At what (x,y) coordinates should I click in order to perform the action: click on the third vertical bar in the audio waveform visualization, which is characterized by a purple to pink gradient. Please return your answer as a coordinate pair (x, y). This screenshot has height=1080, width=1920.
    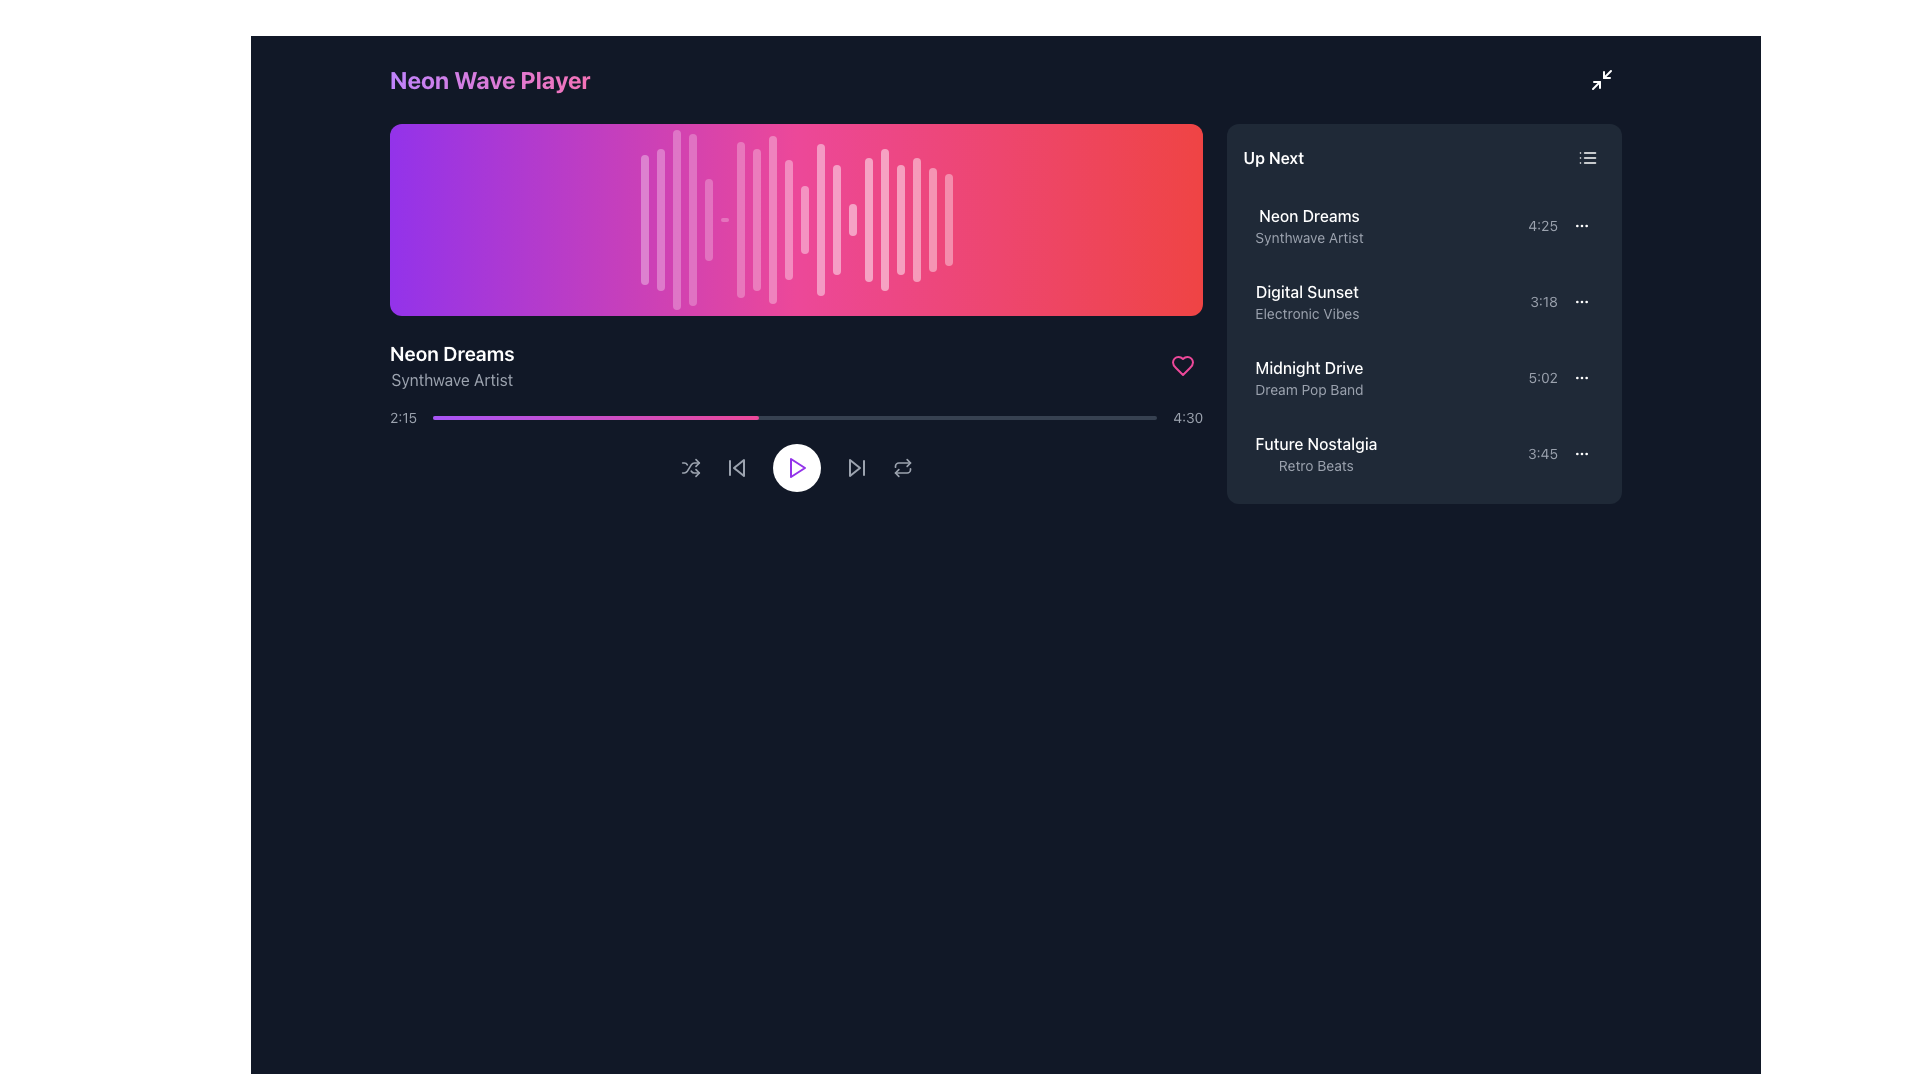
    Looking at the image, I should click on (676, 219).